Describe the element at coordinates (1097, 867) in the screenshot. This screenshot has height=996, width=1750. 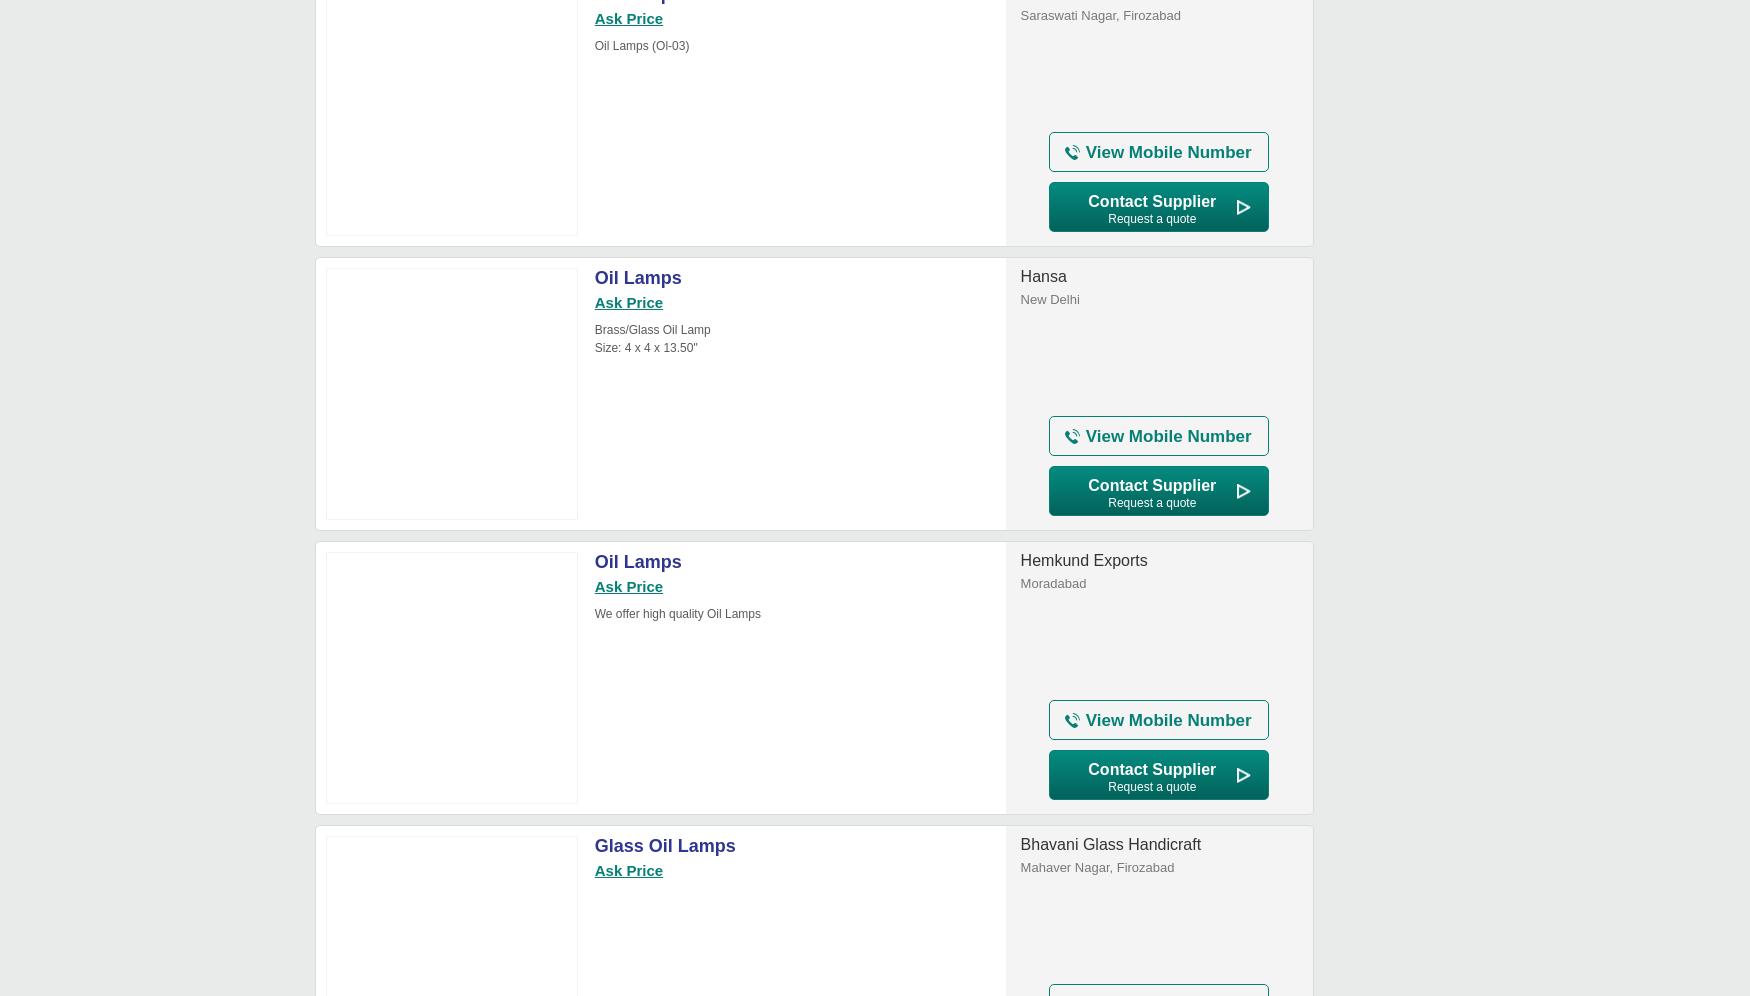
I see `'Mahaver Nagar, Firozabad'` at that location.